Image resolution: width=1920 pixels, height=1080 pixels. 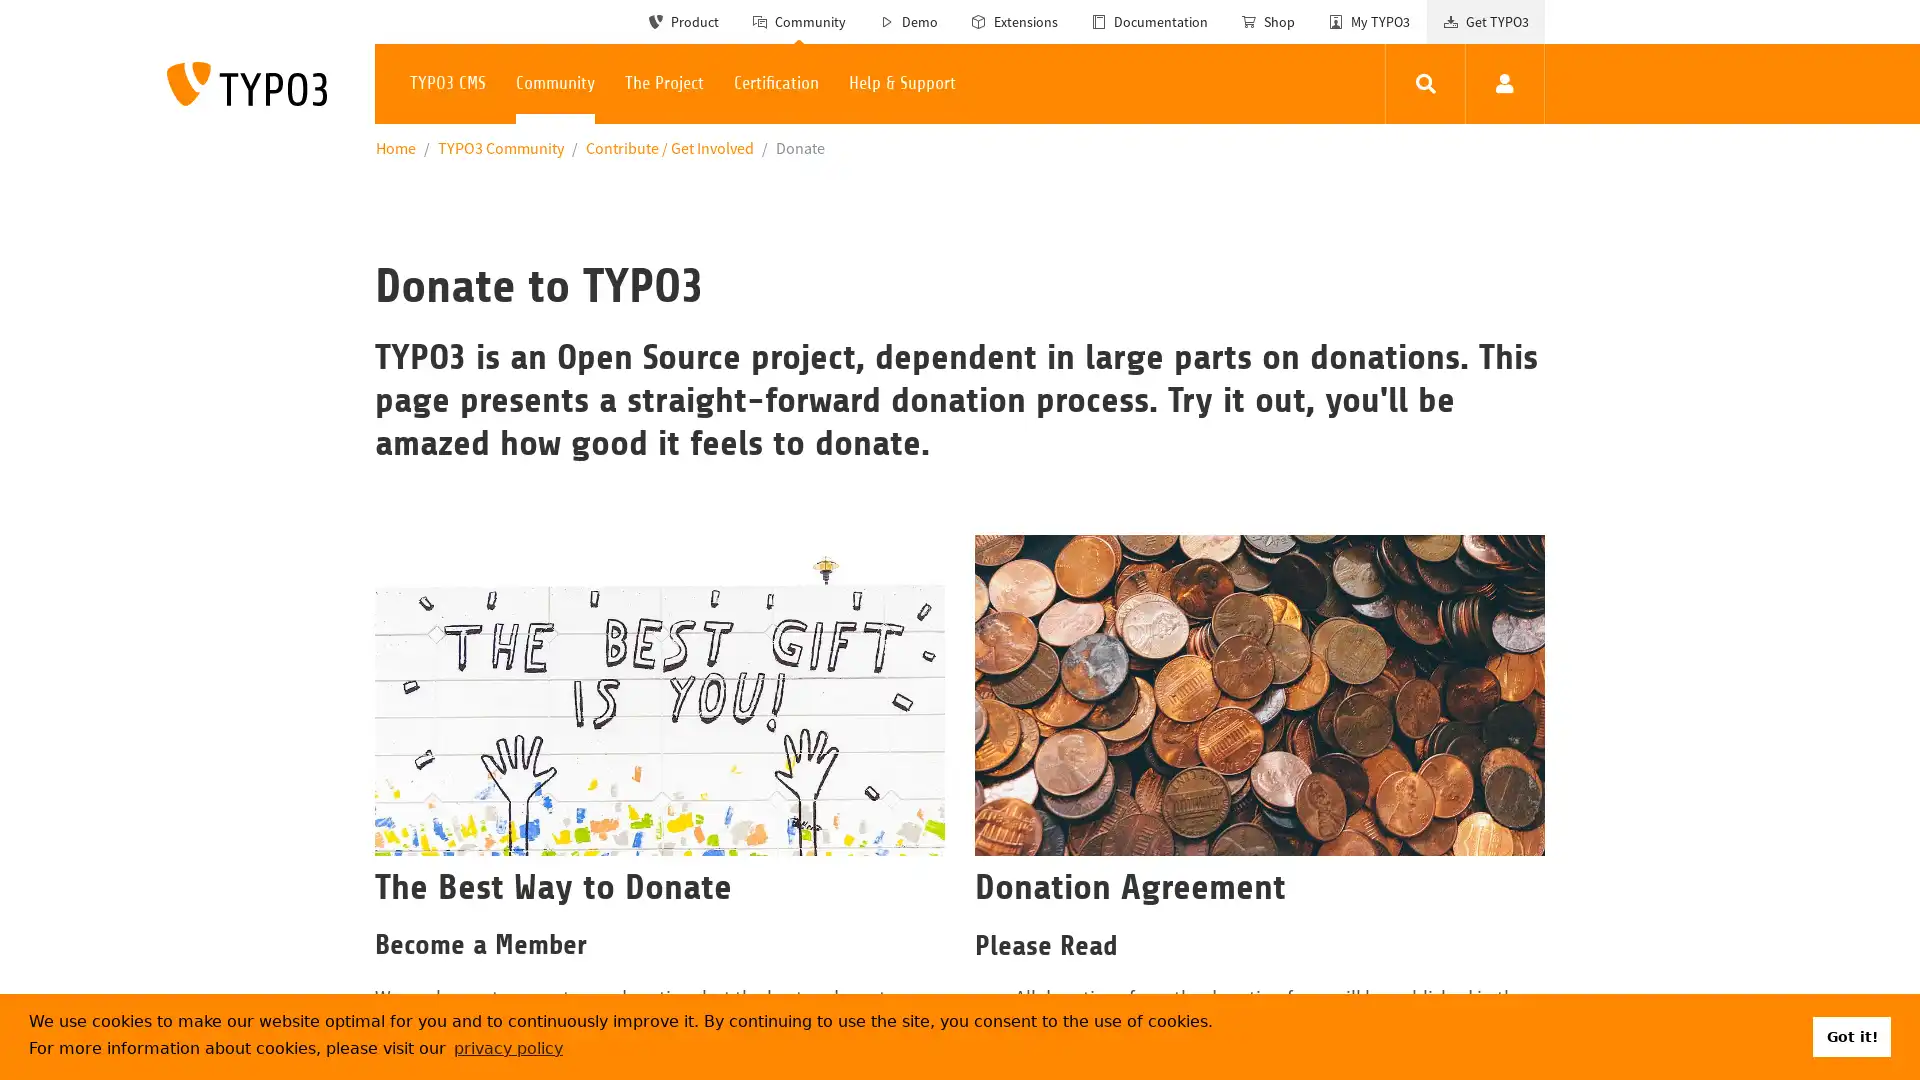 What do you see at coordinates (508, 1047) in the screenshot?
I see `learn more about cookies` at bounding box center [508, 1047].